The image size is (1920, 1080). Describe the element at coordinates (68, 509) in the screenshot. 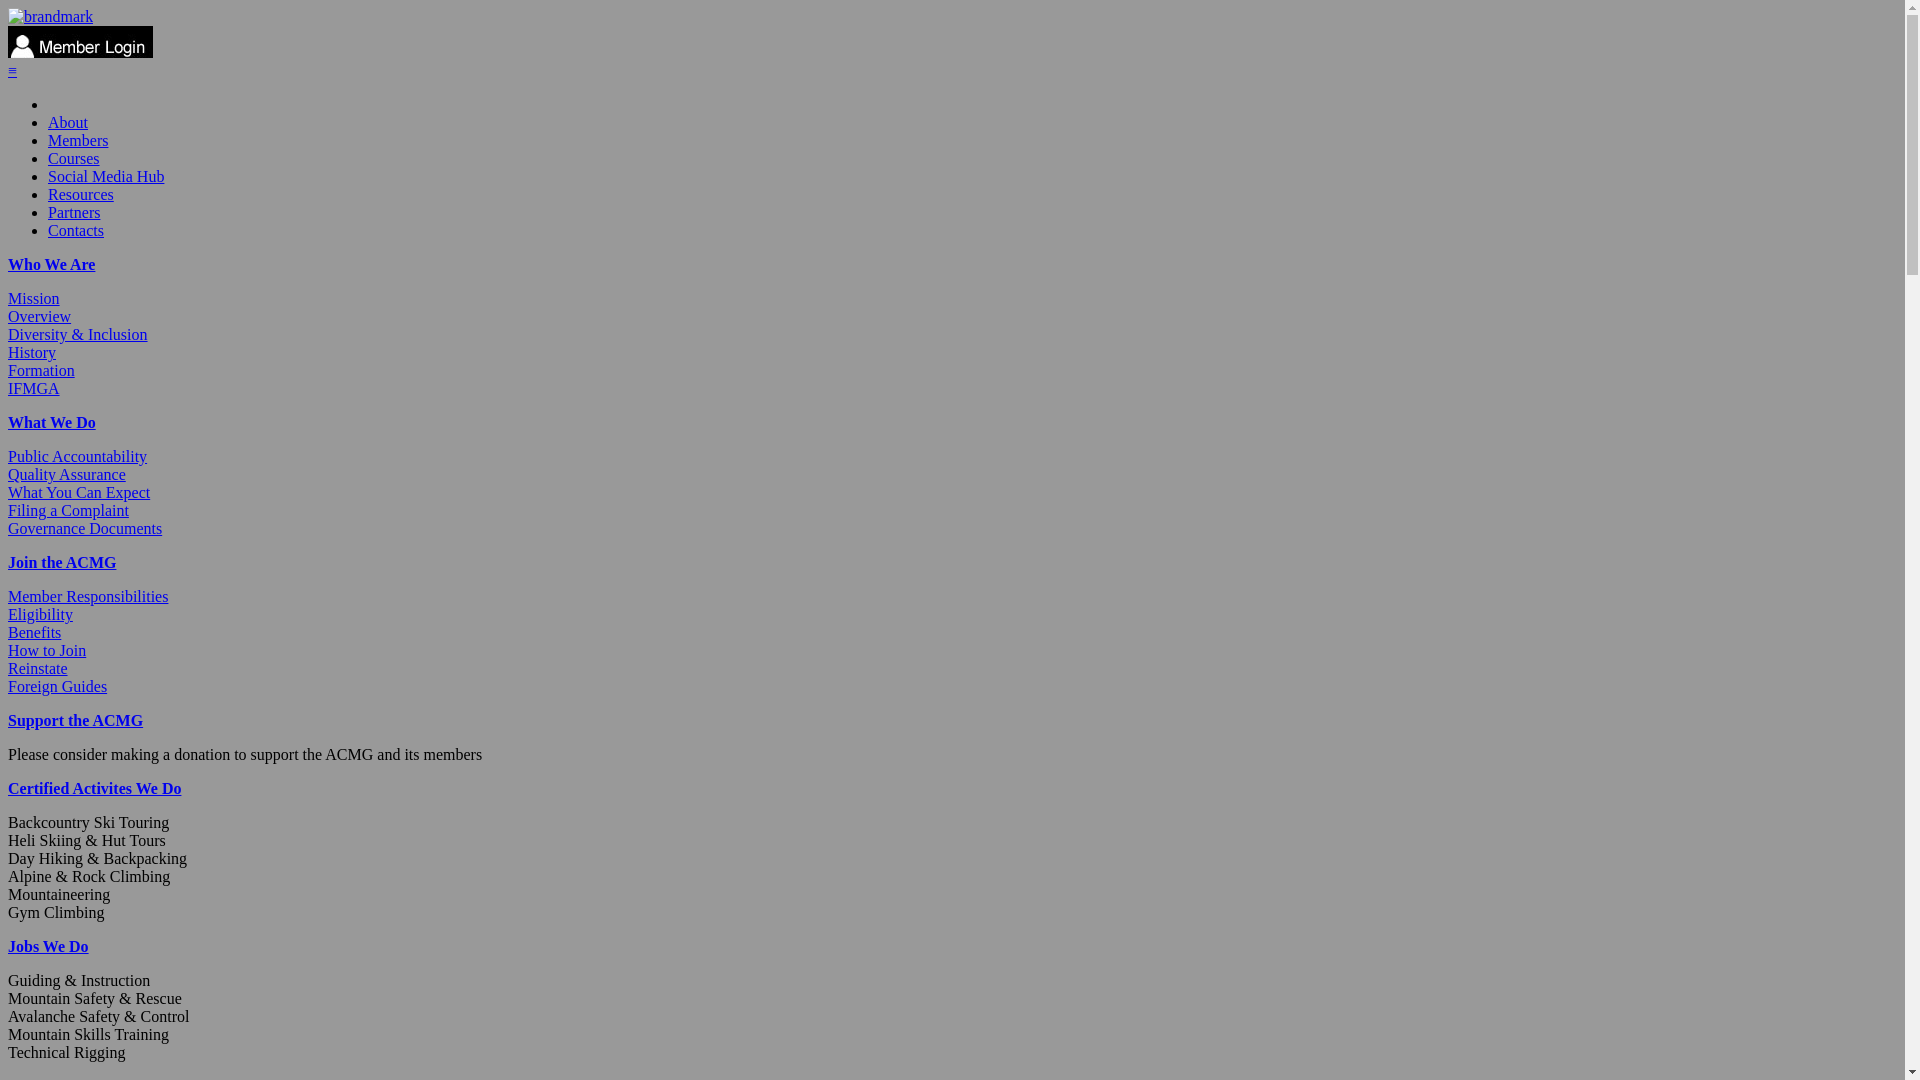

I see `'Filing a Complaint'` at that location.